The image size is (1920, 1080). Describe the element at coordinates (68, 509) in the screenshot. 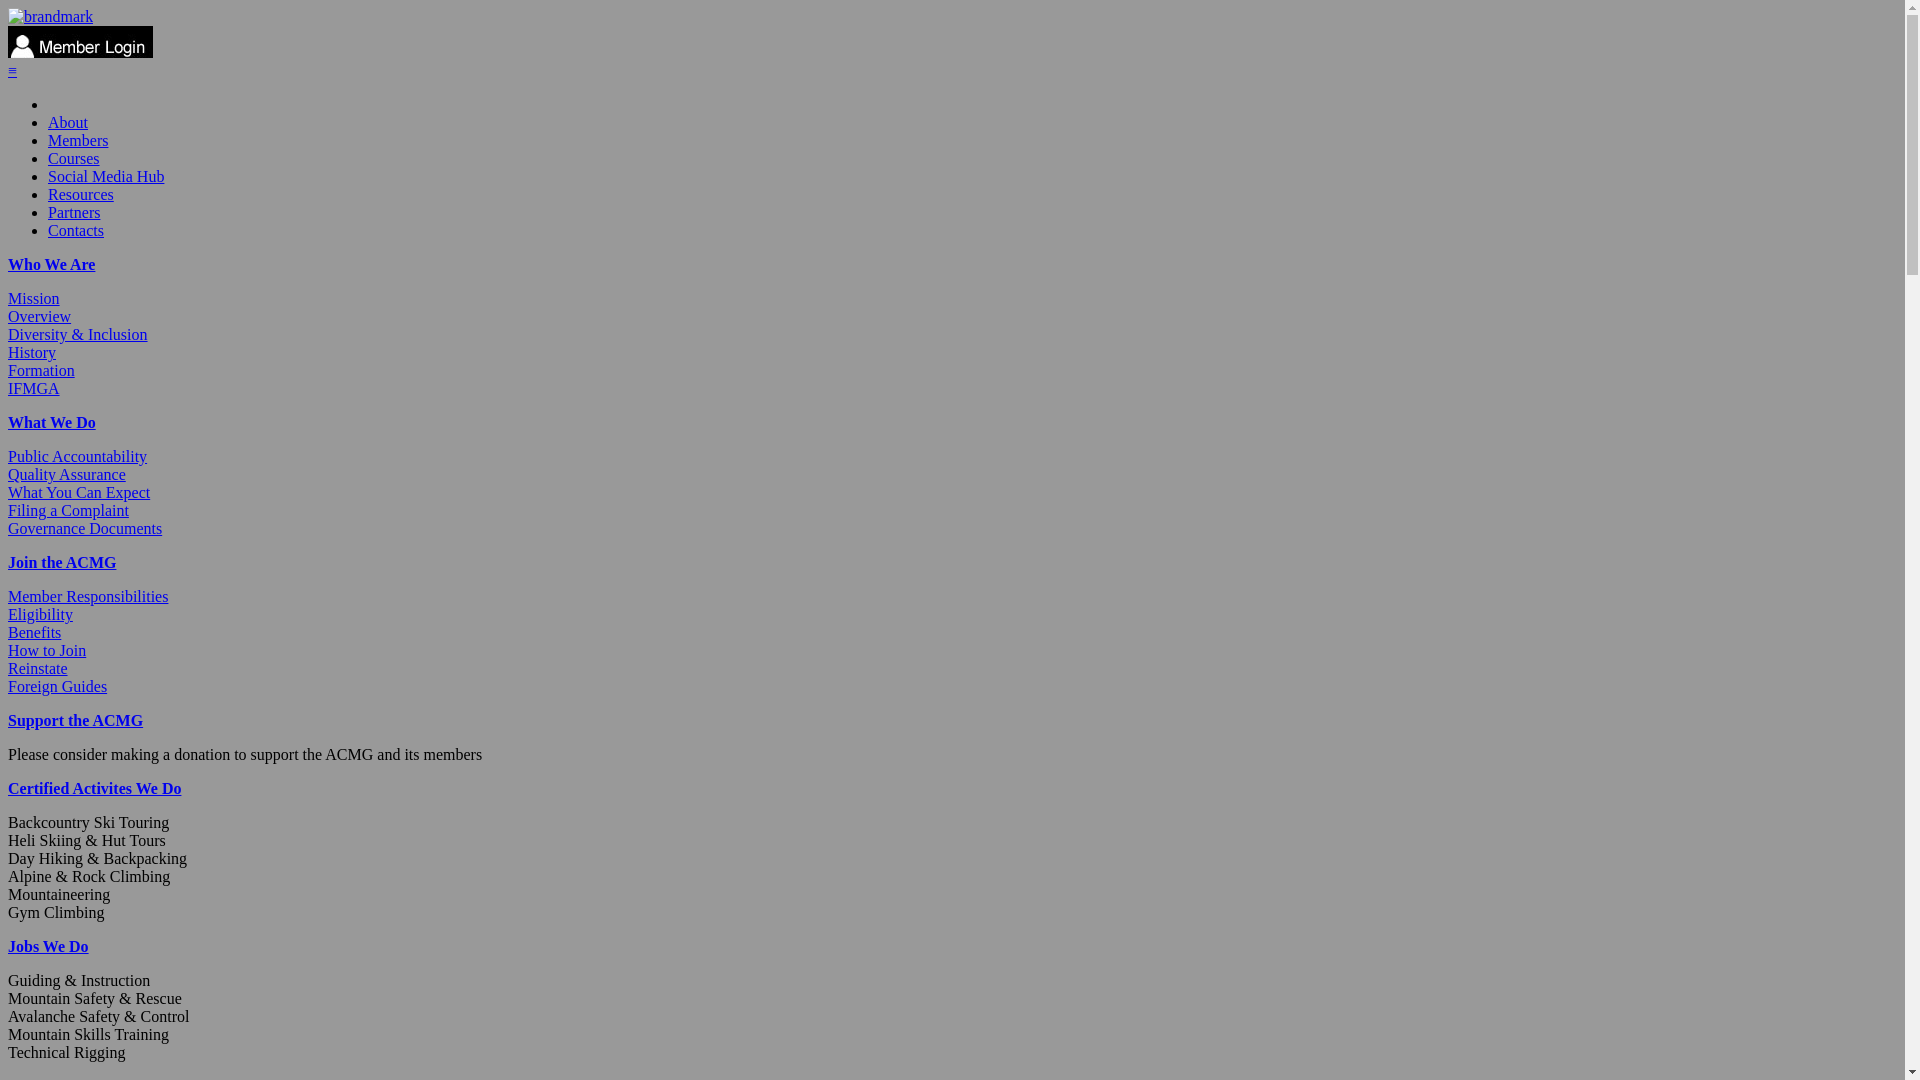

I see `'Filing a Complaint'` at that location.